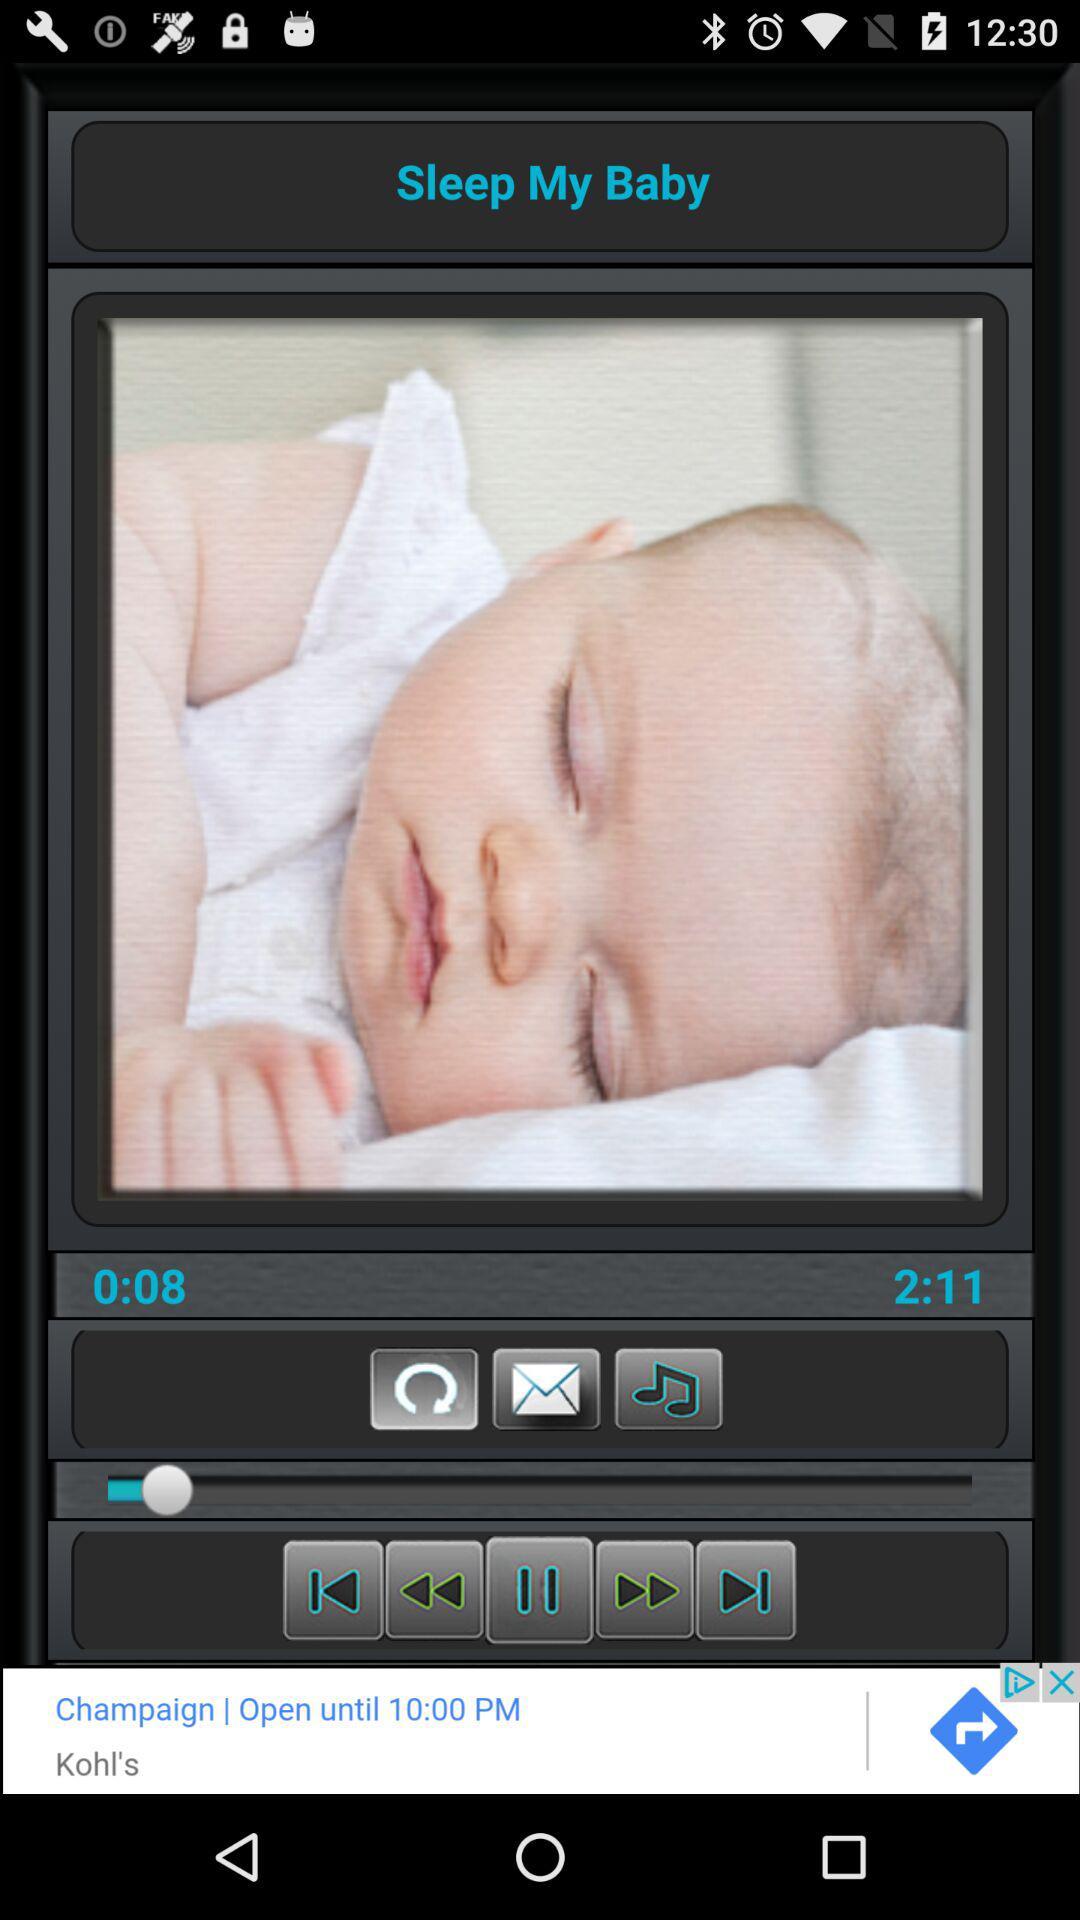  I want to click on the av_forward icon, so click(644, 1701).